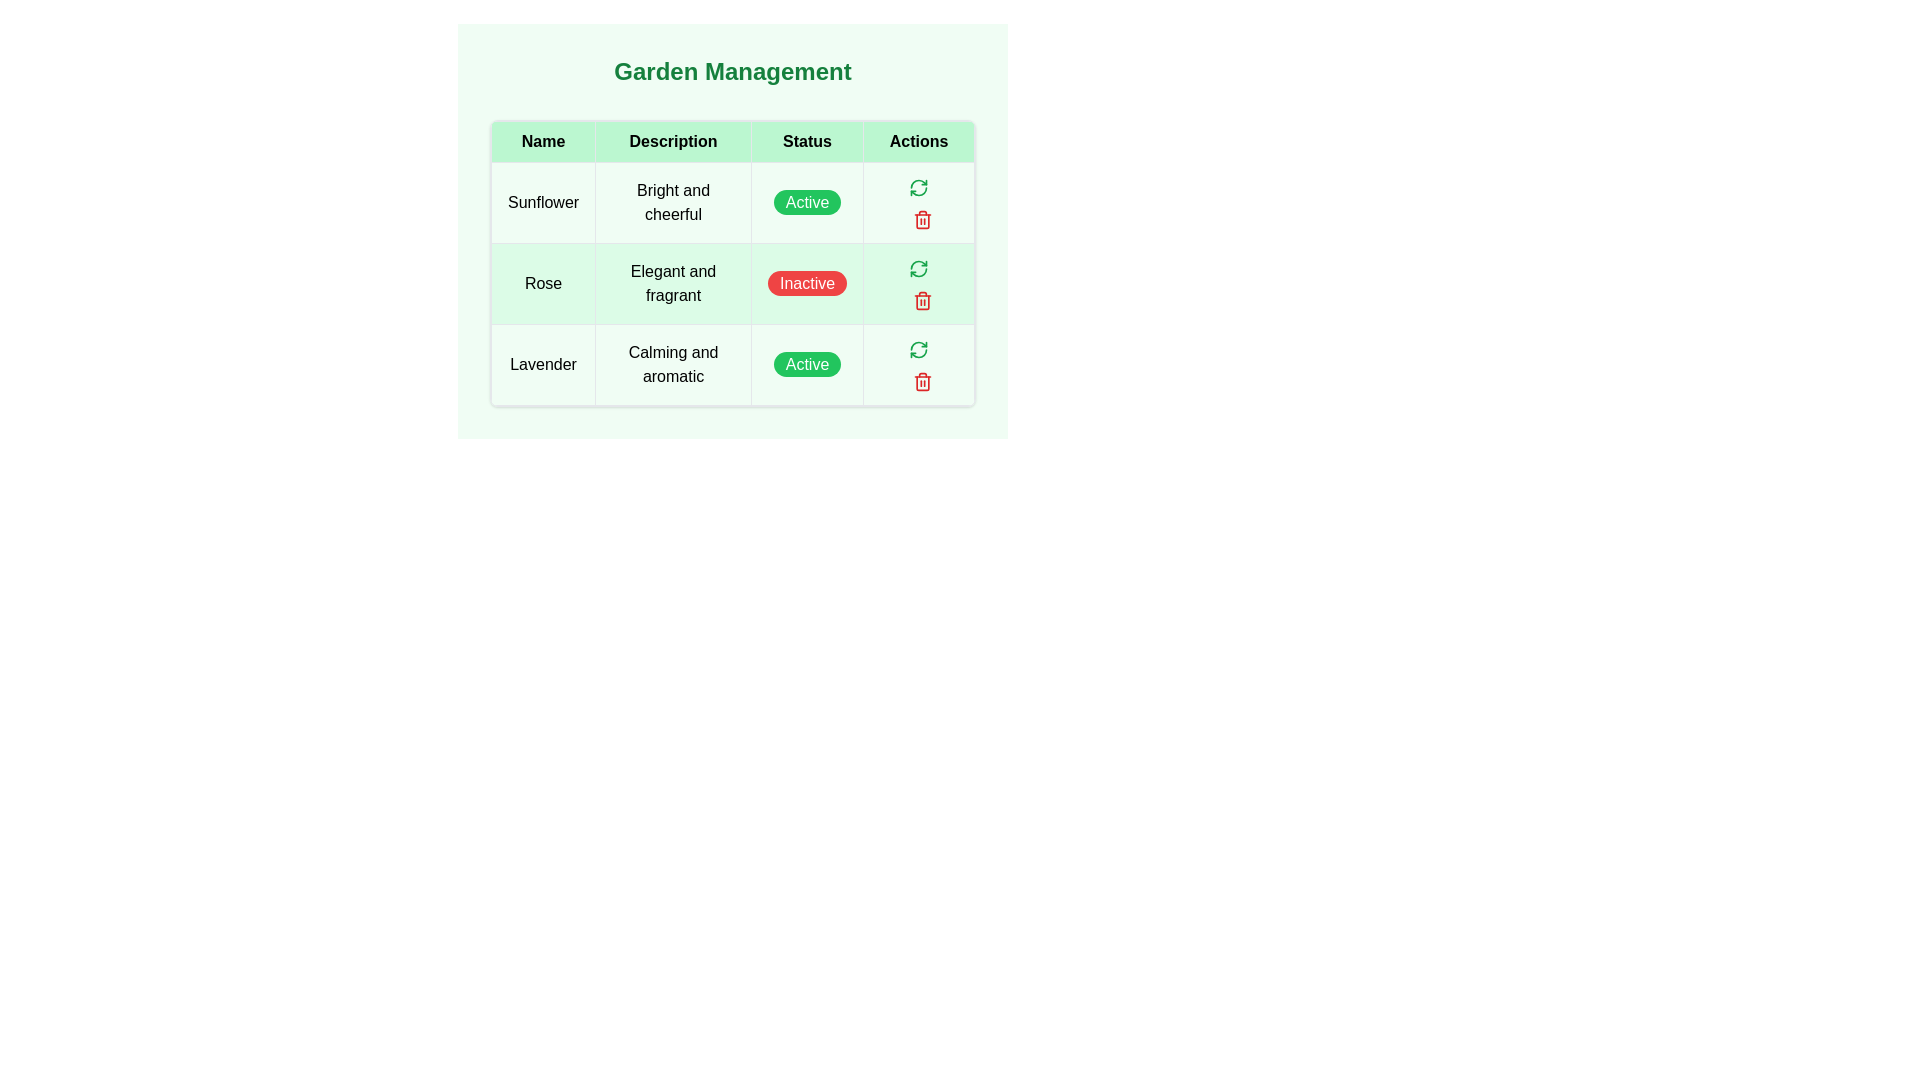 Image resolution: width=1920 pixels, height=1080 pixels. I want to click on the circular refresh button, which is green and located in the 'Actions' column of the third row under the 'Garden Management' table for the 'Lavender' entry, so click(918, 347).